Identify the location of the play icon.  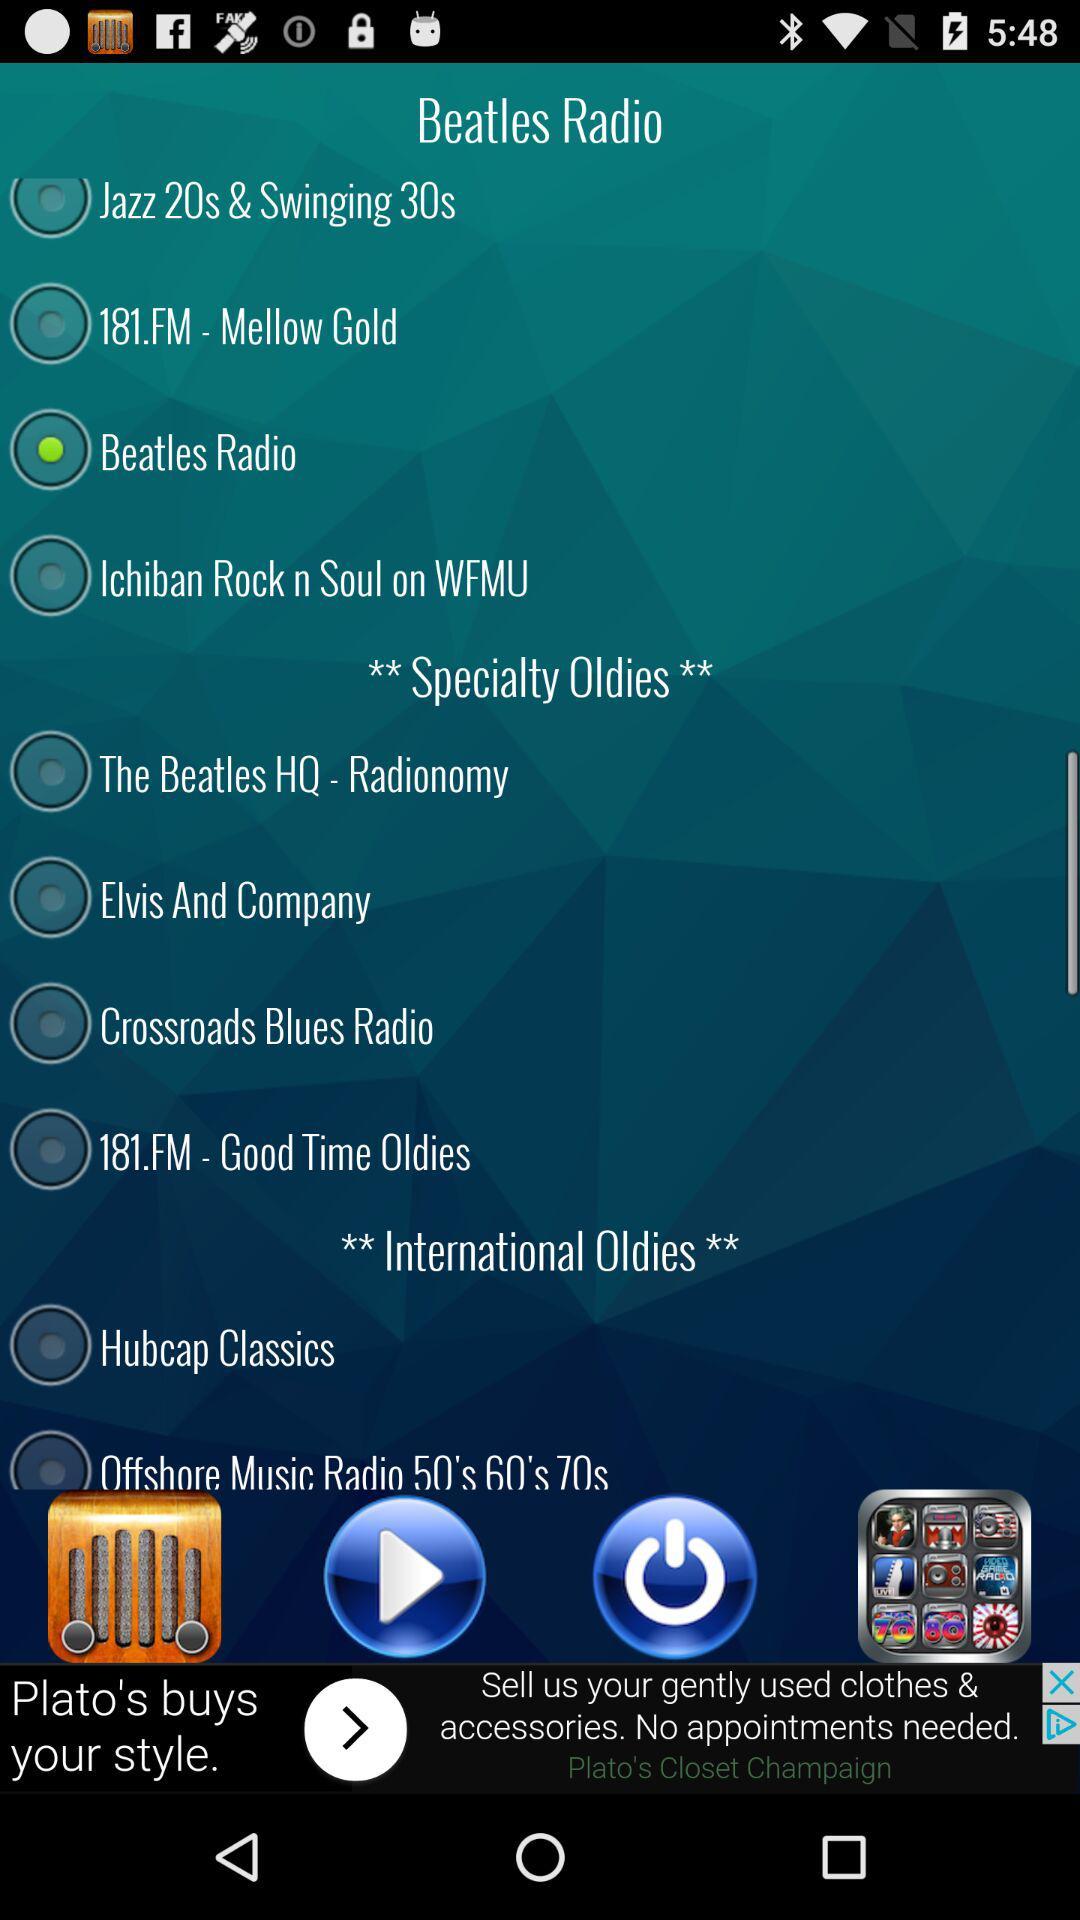
(405, 1685).